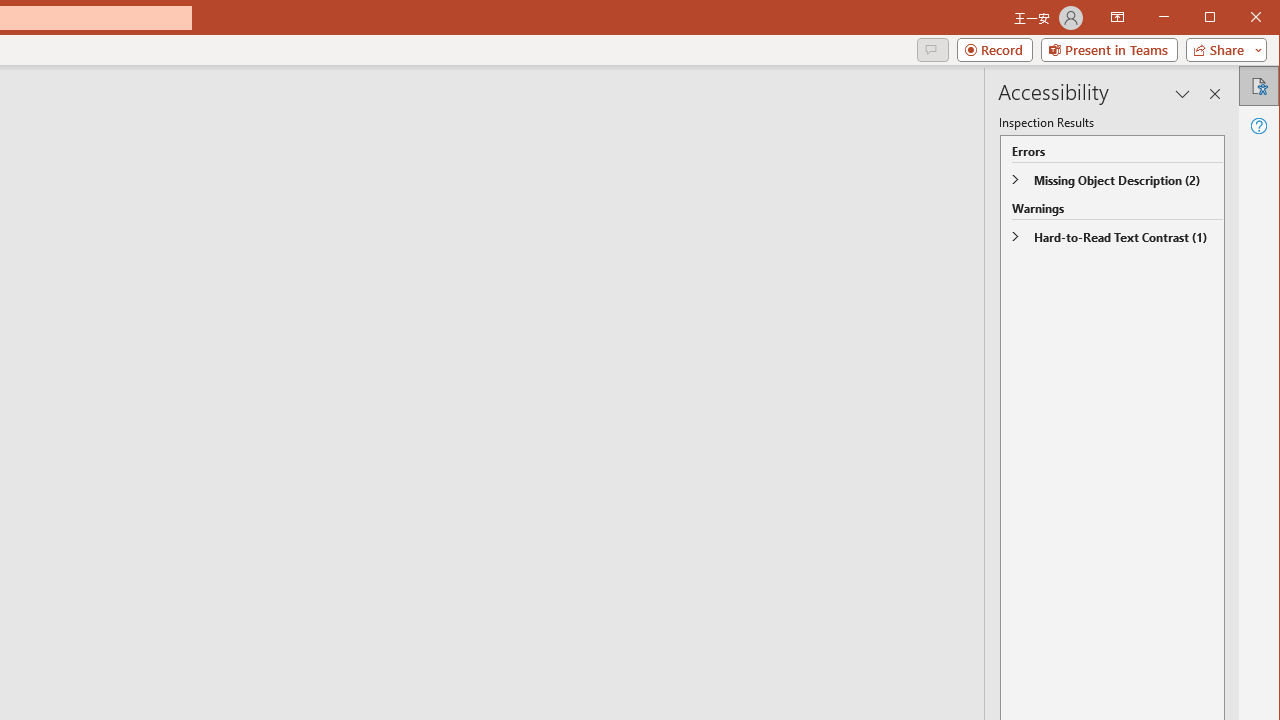  Describe the element at coordinates (1116, 18) in the screenshot. I see `'Ribbon Display Options'` at that location.